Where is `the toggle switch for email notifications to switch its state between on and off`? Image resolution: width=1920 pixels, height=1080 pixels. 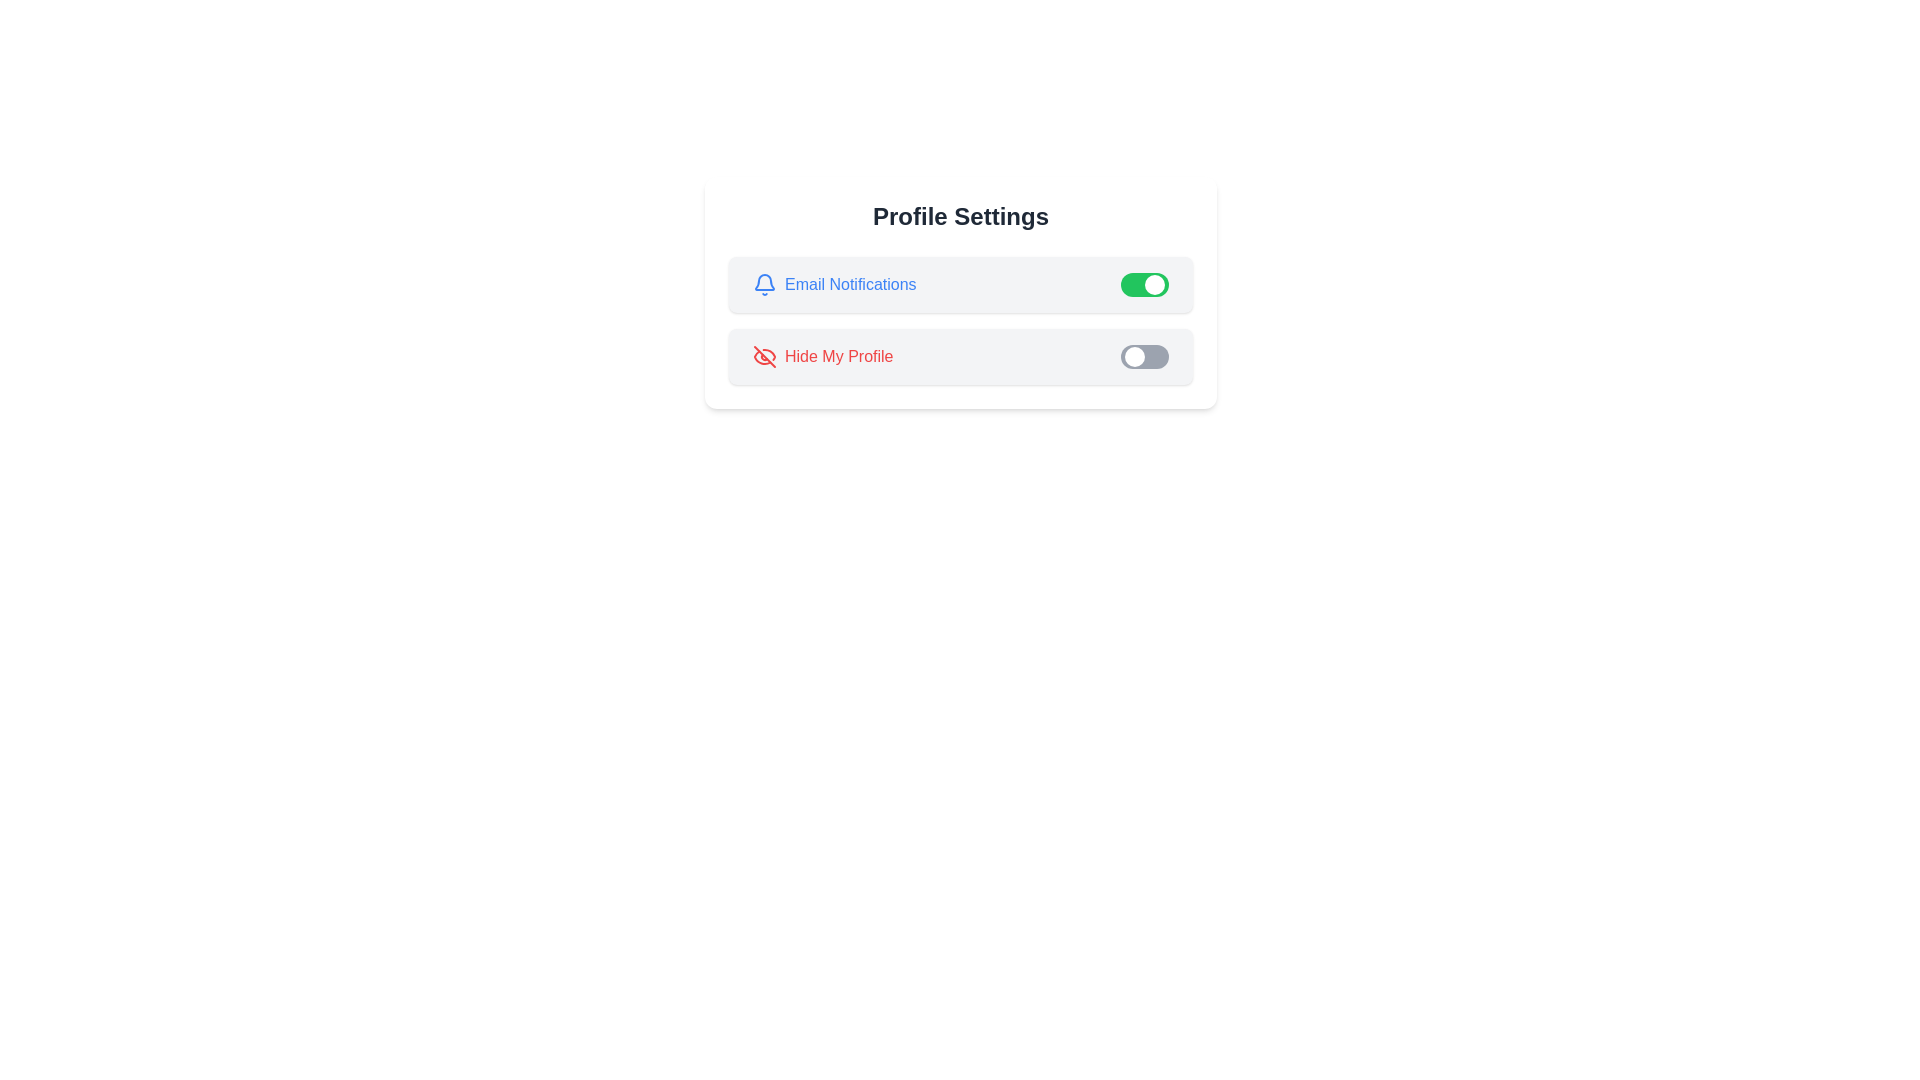 the toggle switch for email notifications to switch its state between on and off is located at coordinates (1145, 285).